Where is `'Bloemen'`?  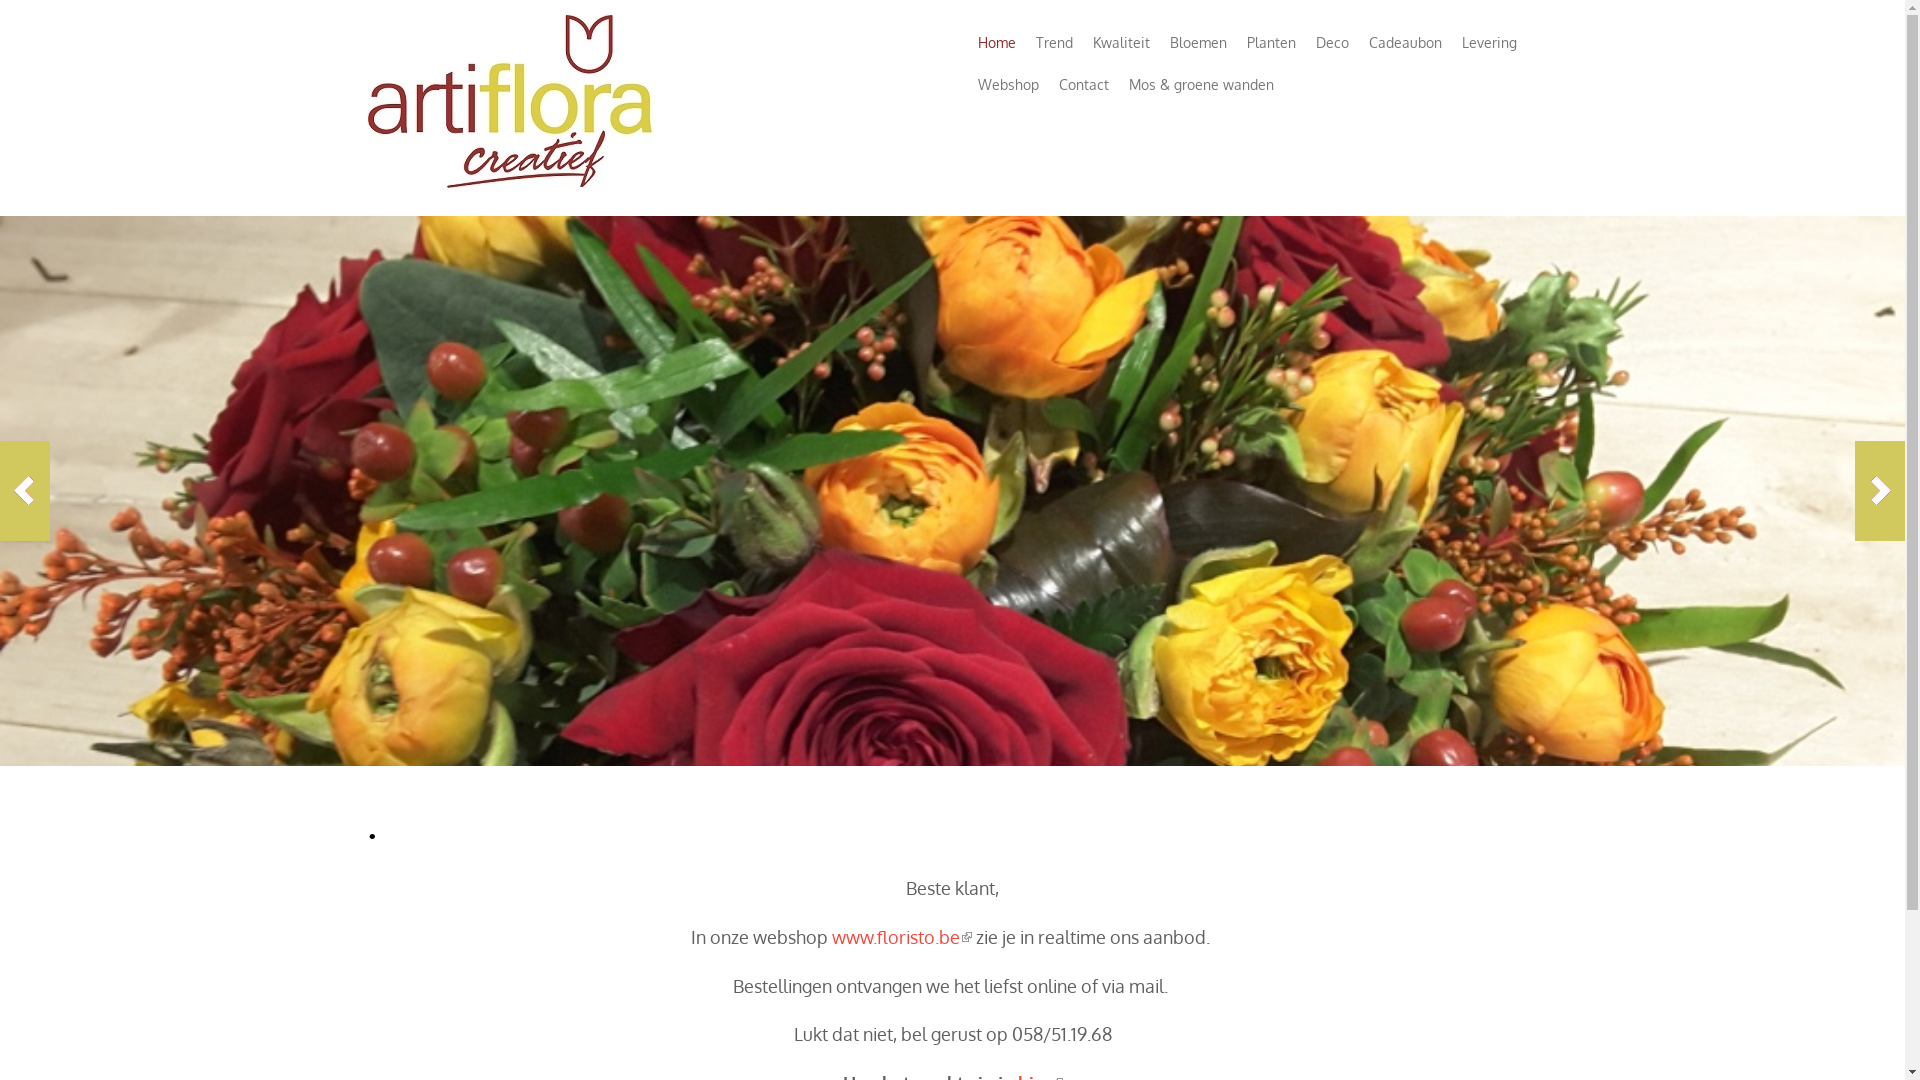 'Bloemen' is located at coordinates (1198, 42).